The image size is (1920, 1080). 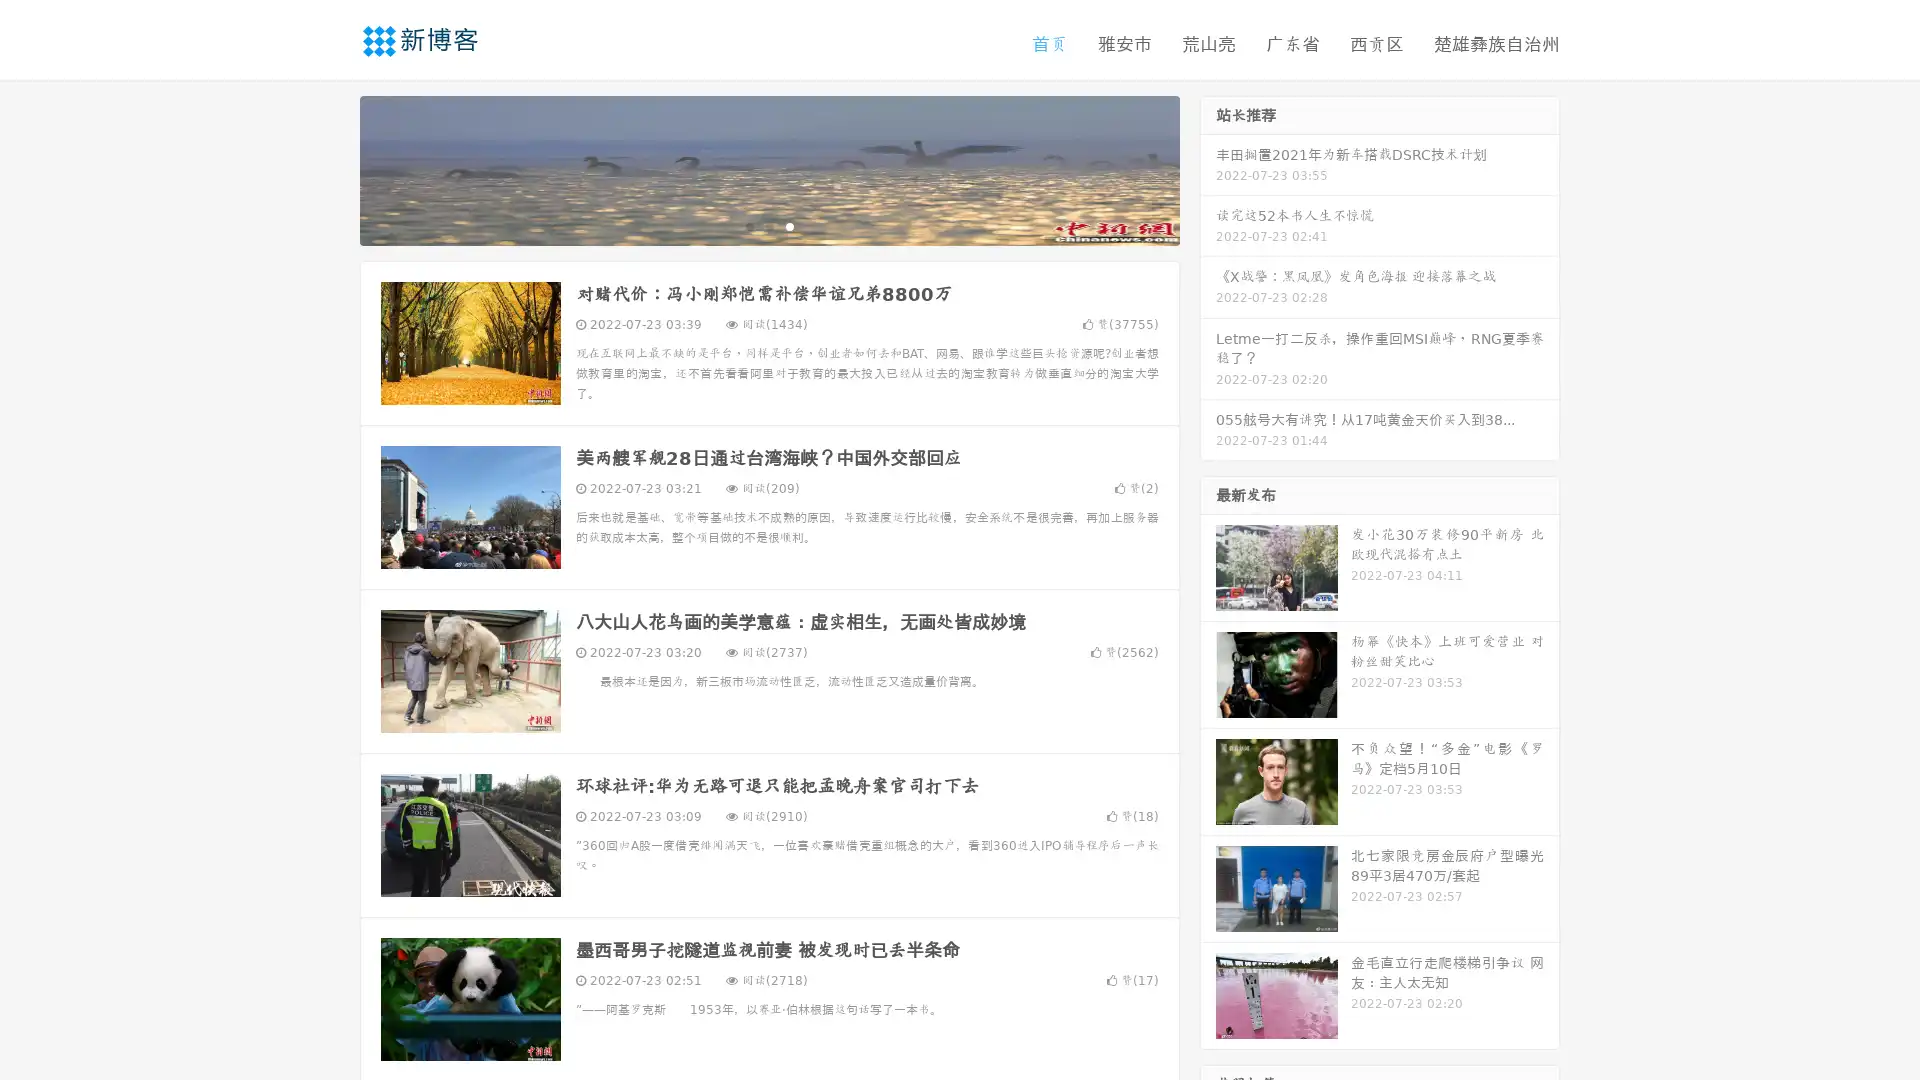 What do you see at coordinates (1208, 168) in the screenshot?
I see `Next slide` at bounding box center [1208, 168].